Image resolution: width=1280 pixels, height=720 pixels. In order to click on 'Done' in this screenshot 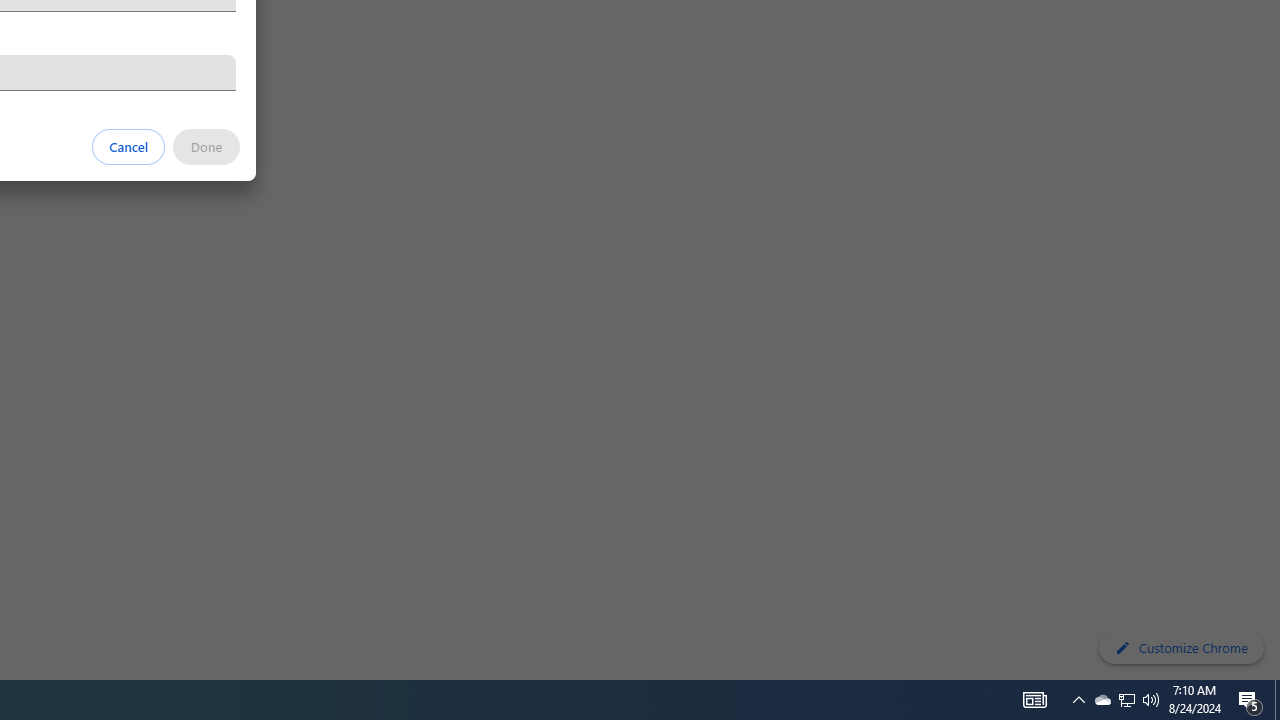, I will do `click(206, 145)`.